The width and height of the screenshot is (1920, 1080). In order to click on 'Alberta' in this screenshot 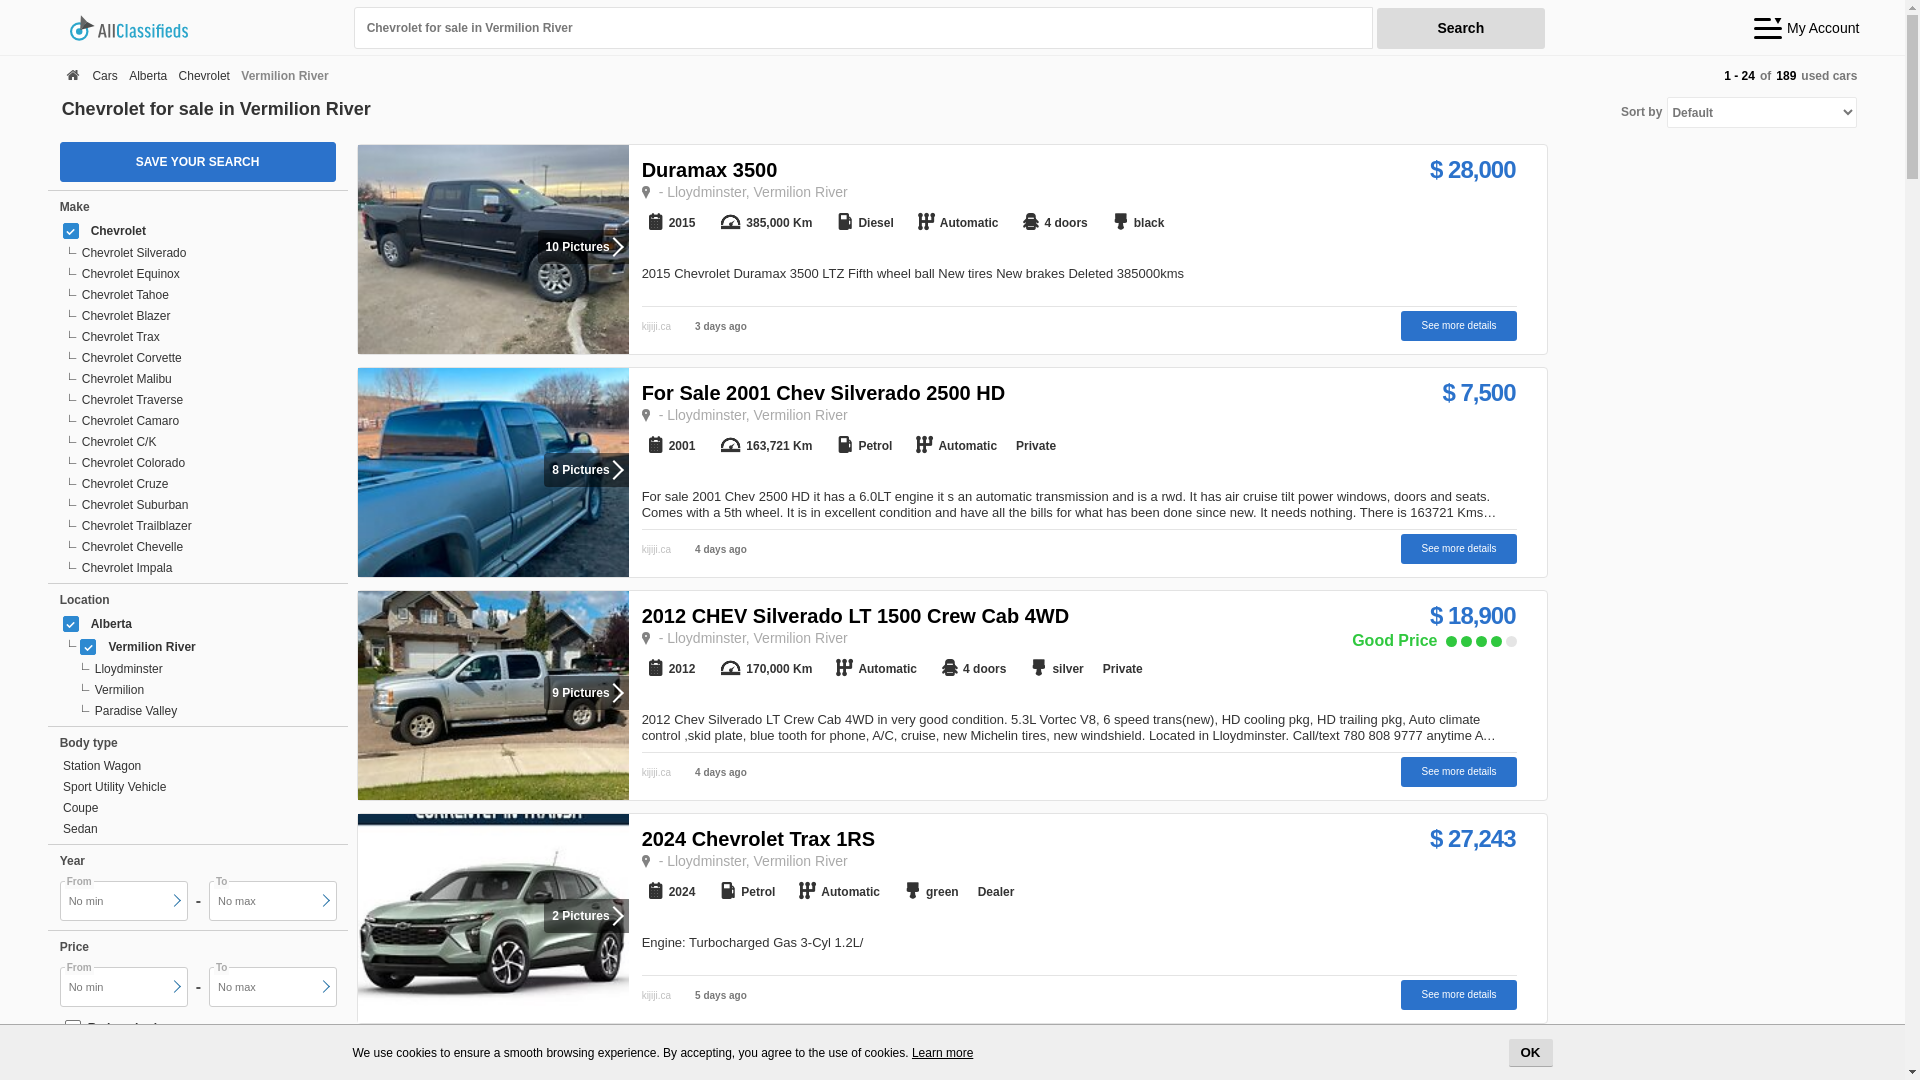, I will do `click(147, 75)`.